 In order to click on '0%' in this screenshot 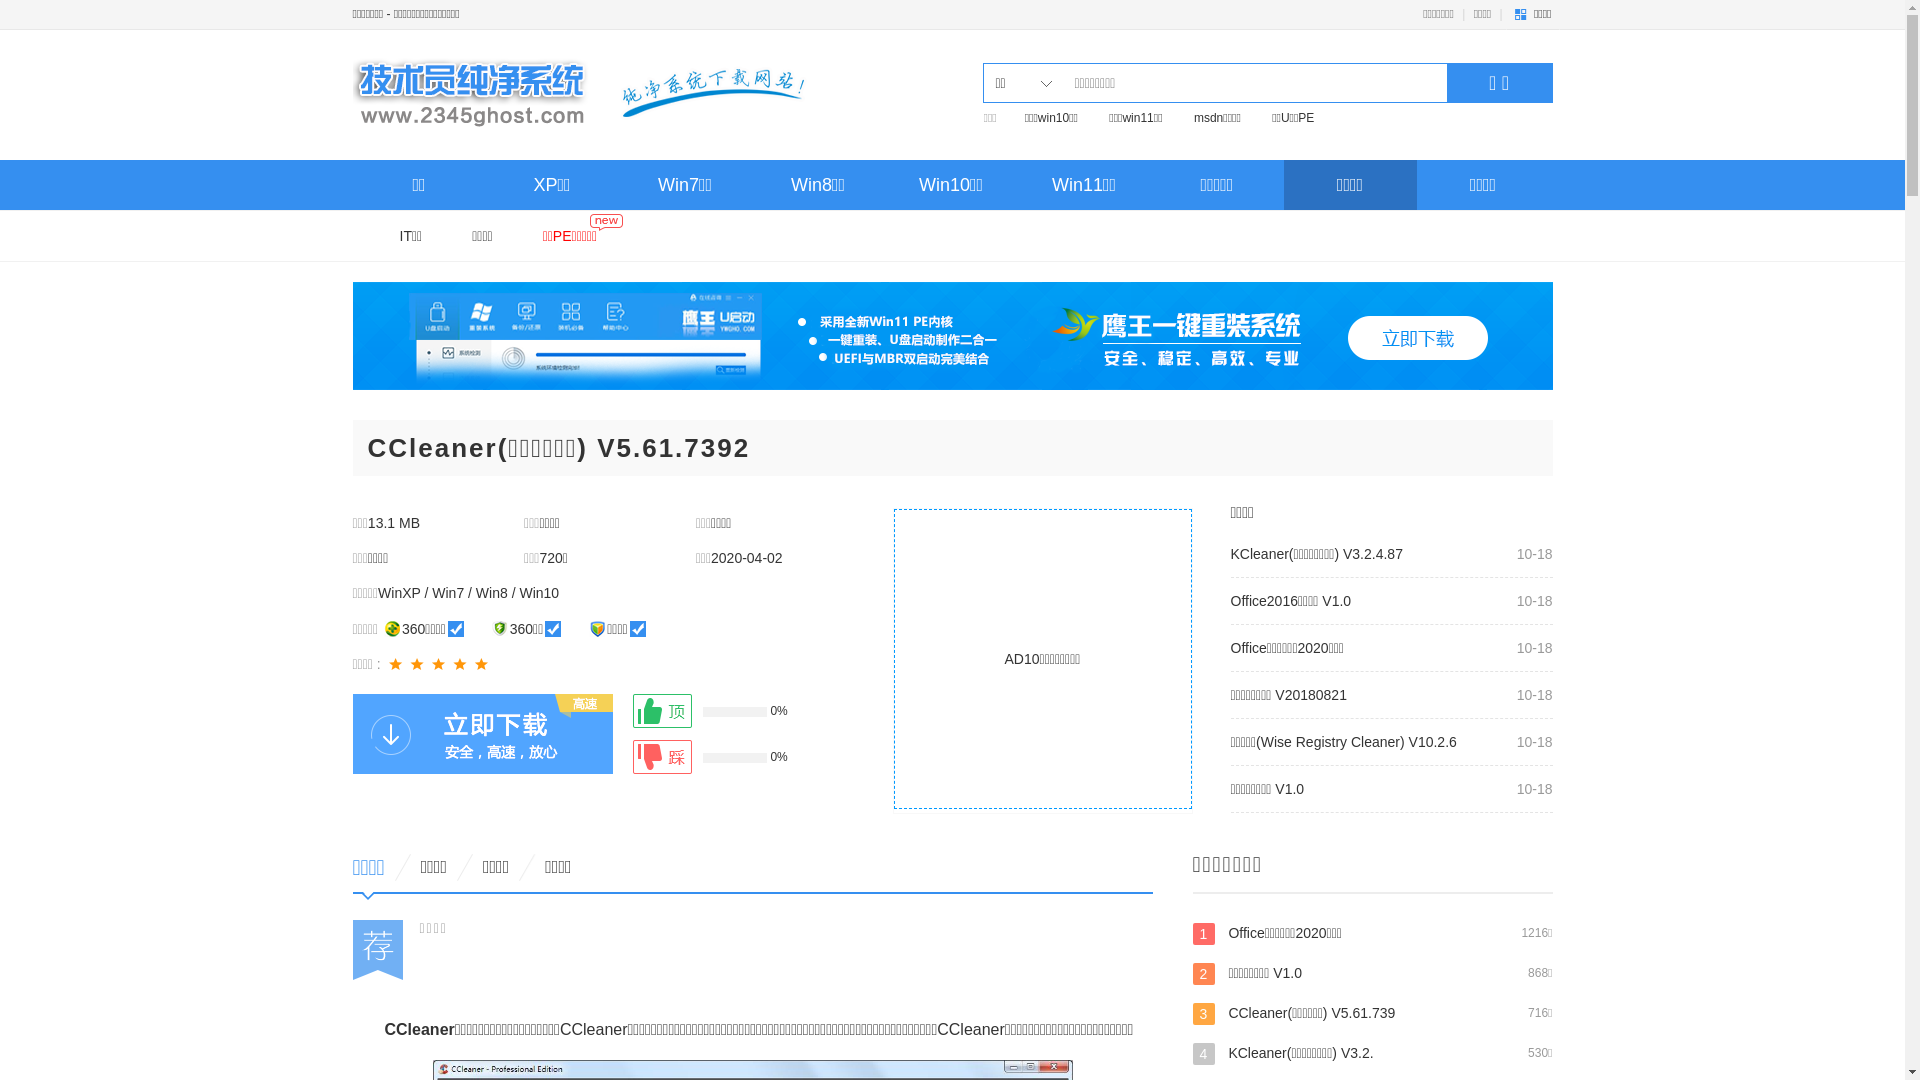, I will do `click(725, 756)`.